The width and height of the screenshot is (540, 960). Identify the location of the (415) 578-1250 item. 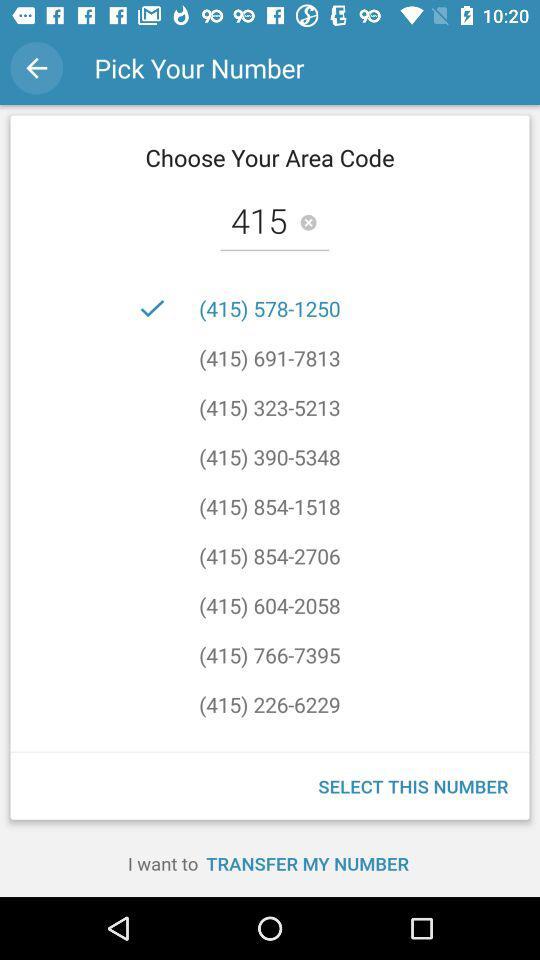
(269, 308).